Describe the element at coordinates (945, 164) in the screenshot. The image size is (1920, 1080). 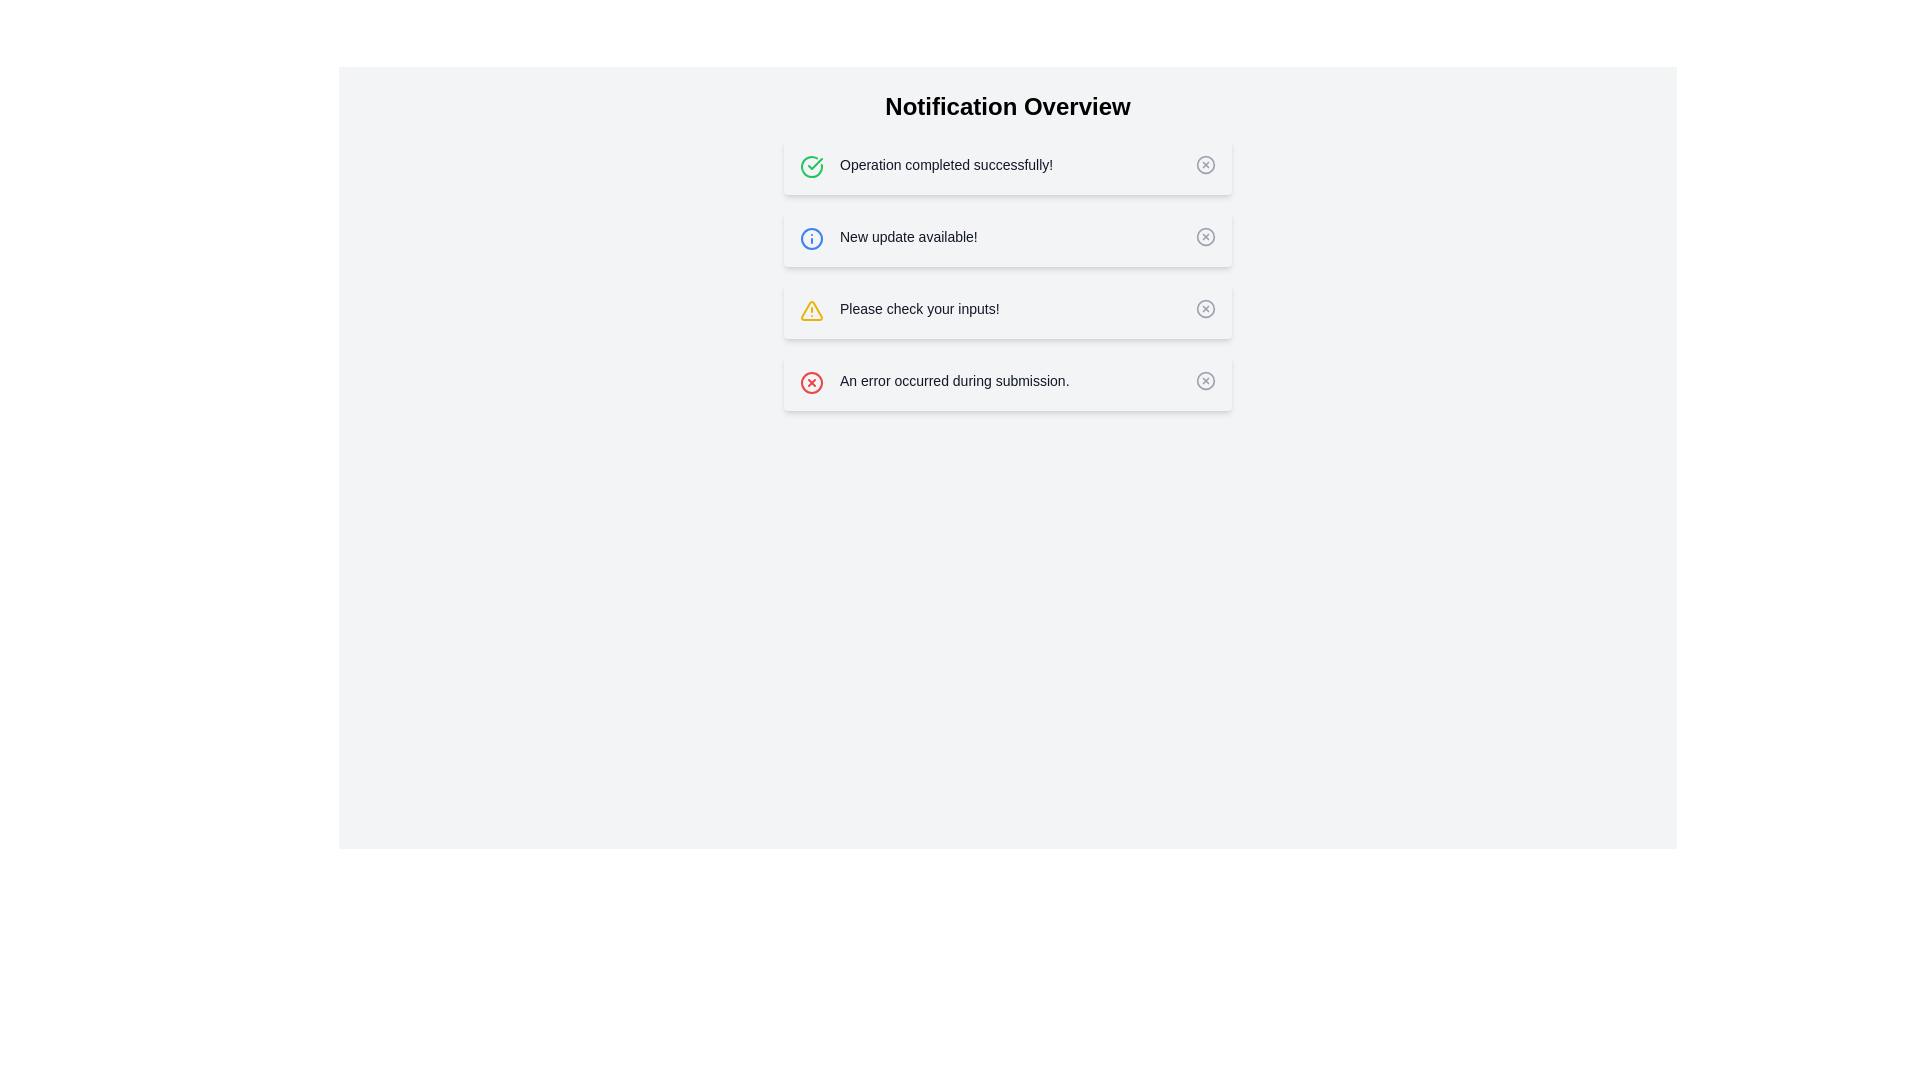
I see `the static text displaying the message 'Operation completed successfully!' located in the topmost notification card, positioned slightly below the green checkmark icon` at that location.